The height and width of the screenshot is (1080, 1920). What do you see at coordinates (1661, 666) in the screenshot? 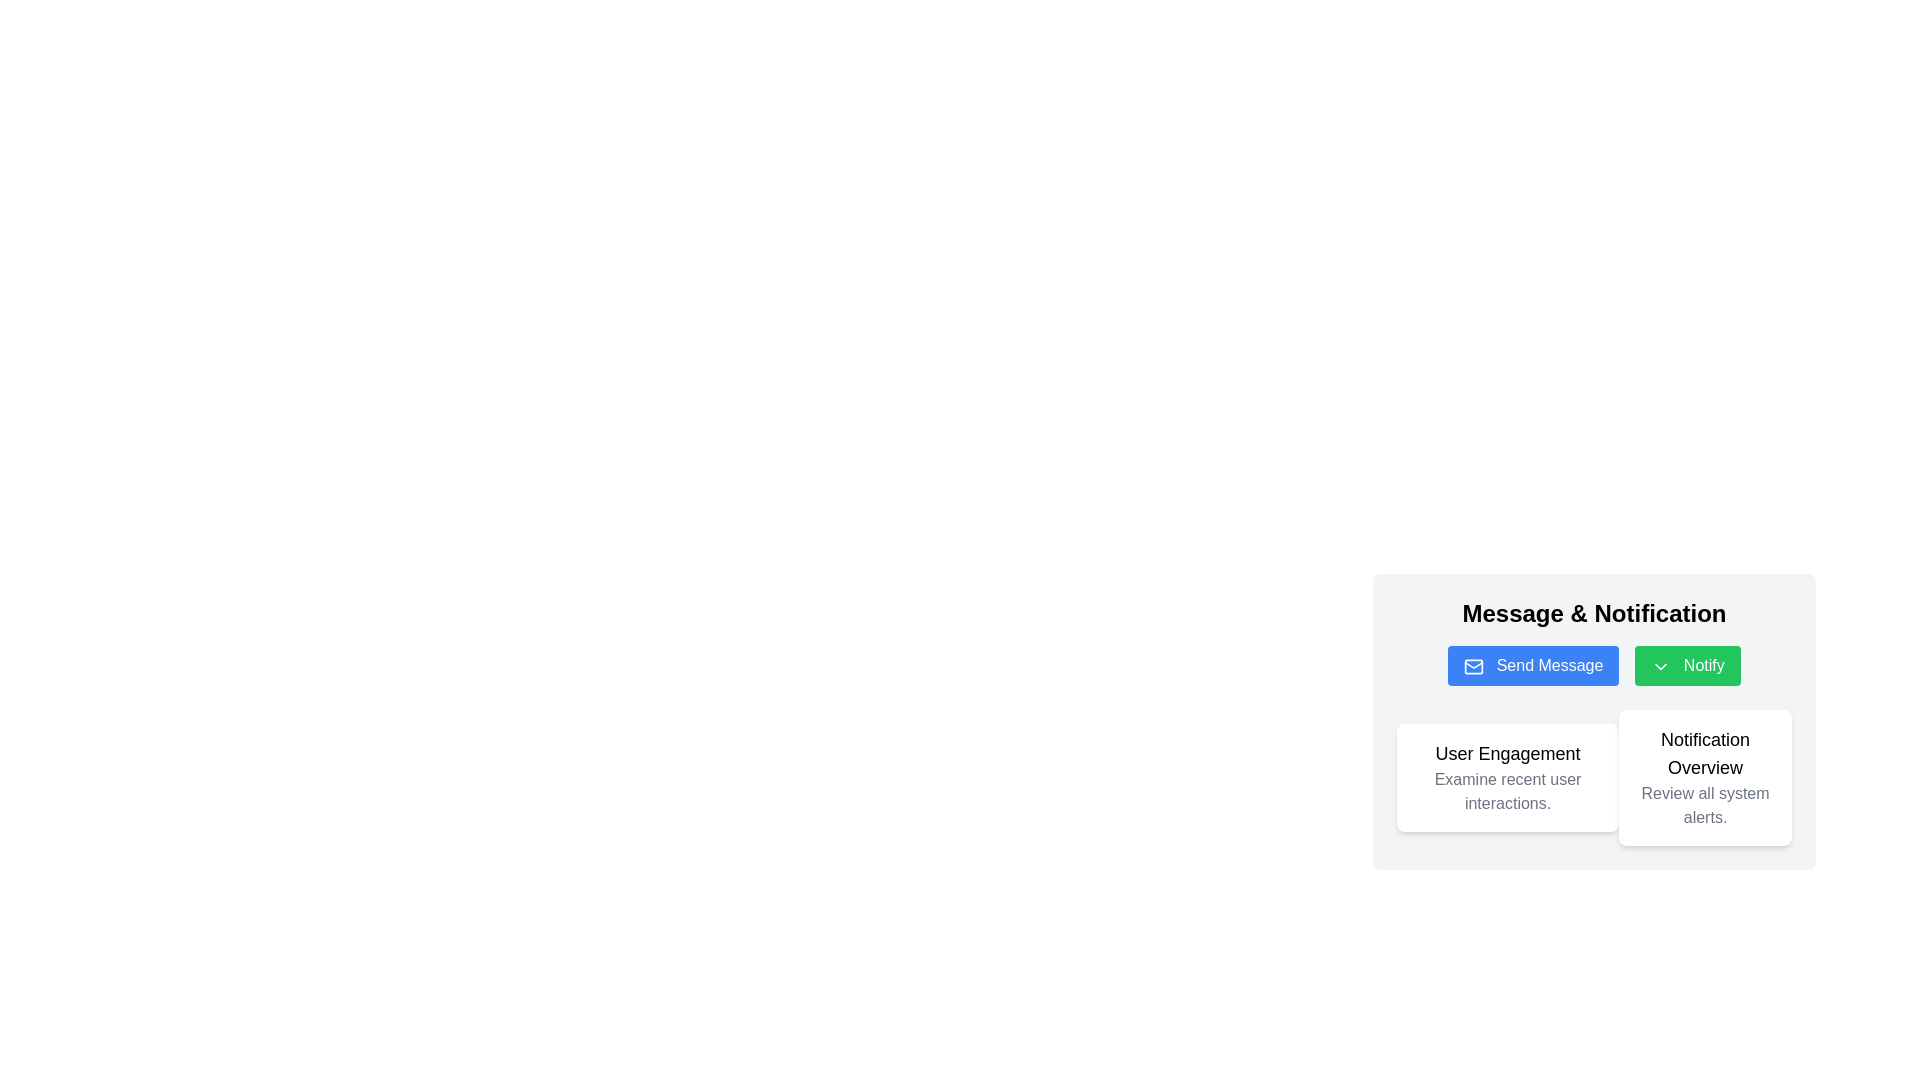
I see `the downward-facing chevron icon, which is styled in green and located to the left of the 'Notify' button text` at bounding box center [1661, 666].